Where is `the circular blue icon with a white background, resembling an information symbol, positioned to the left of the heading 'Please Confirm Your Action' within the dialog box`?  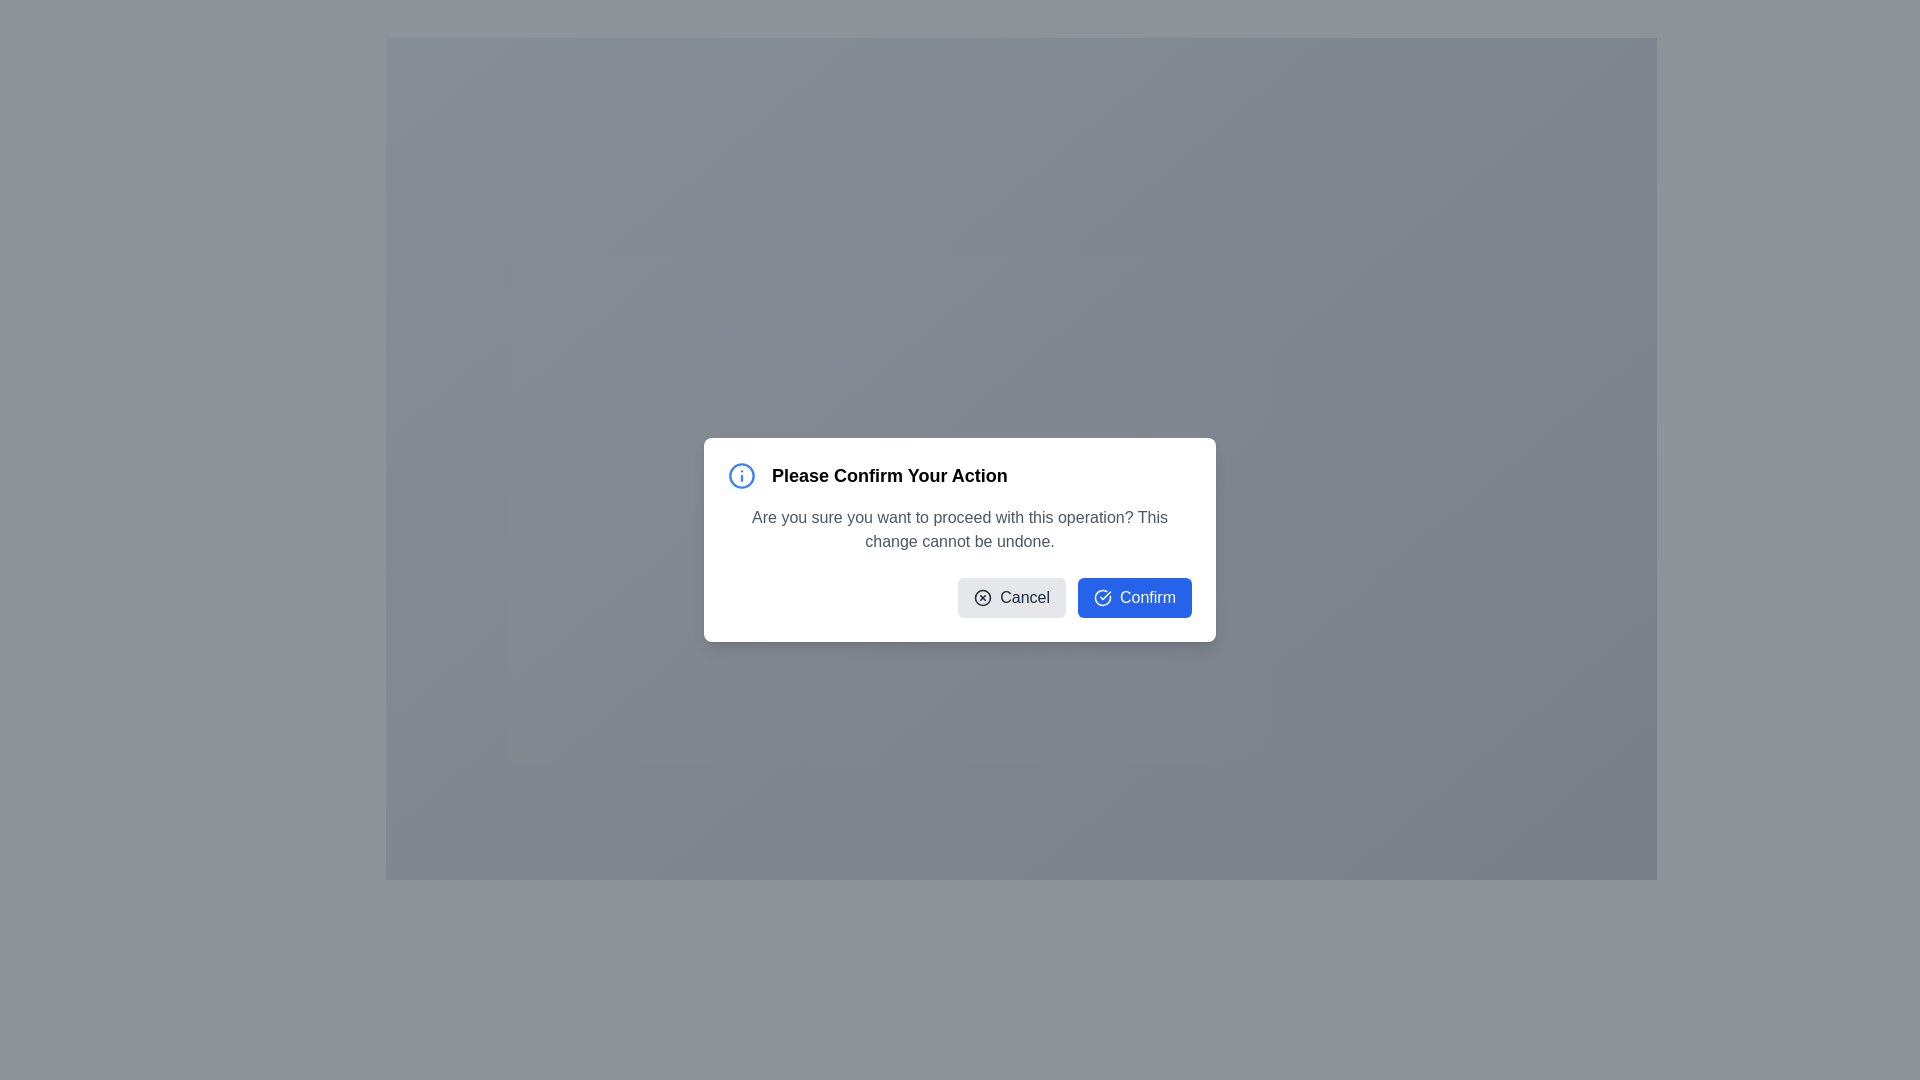
the circular blue icon with a white background, resembling an information symbol, positioned to the left of the heading 'Please Confirm Your Action' within the dialog box is located at coordinates (741, 475).